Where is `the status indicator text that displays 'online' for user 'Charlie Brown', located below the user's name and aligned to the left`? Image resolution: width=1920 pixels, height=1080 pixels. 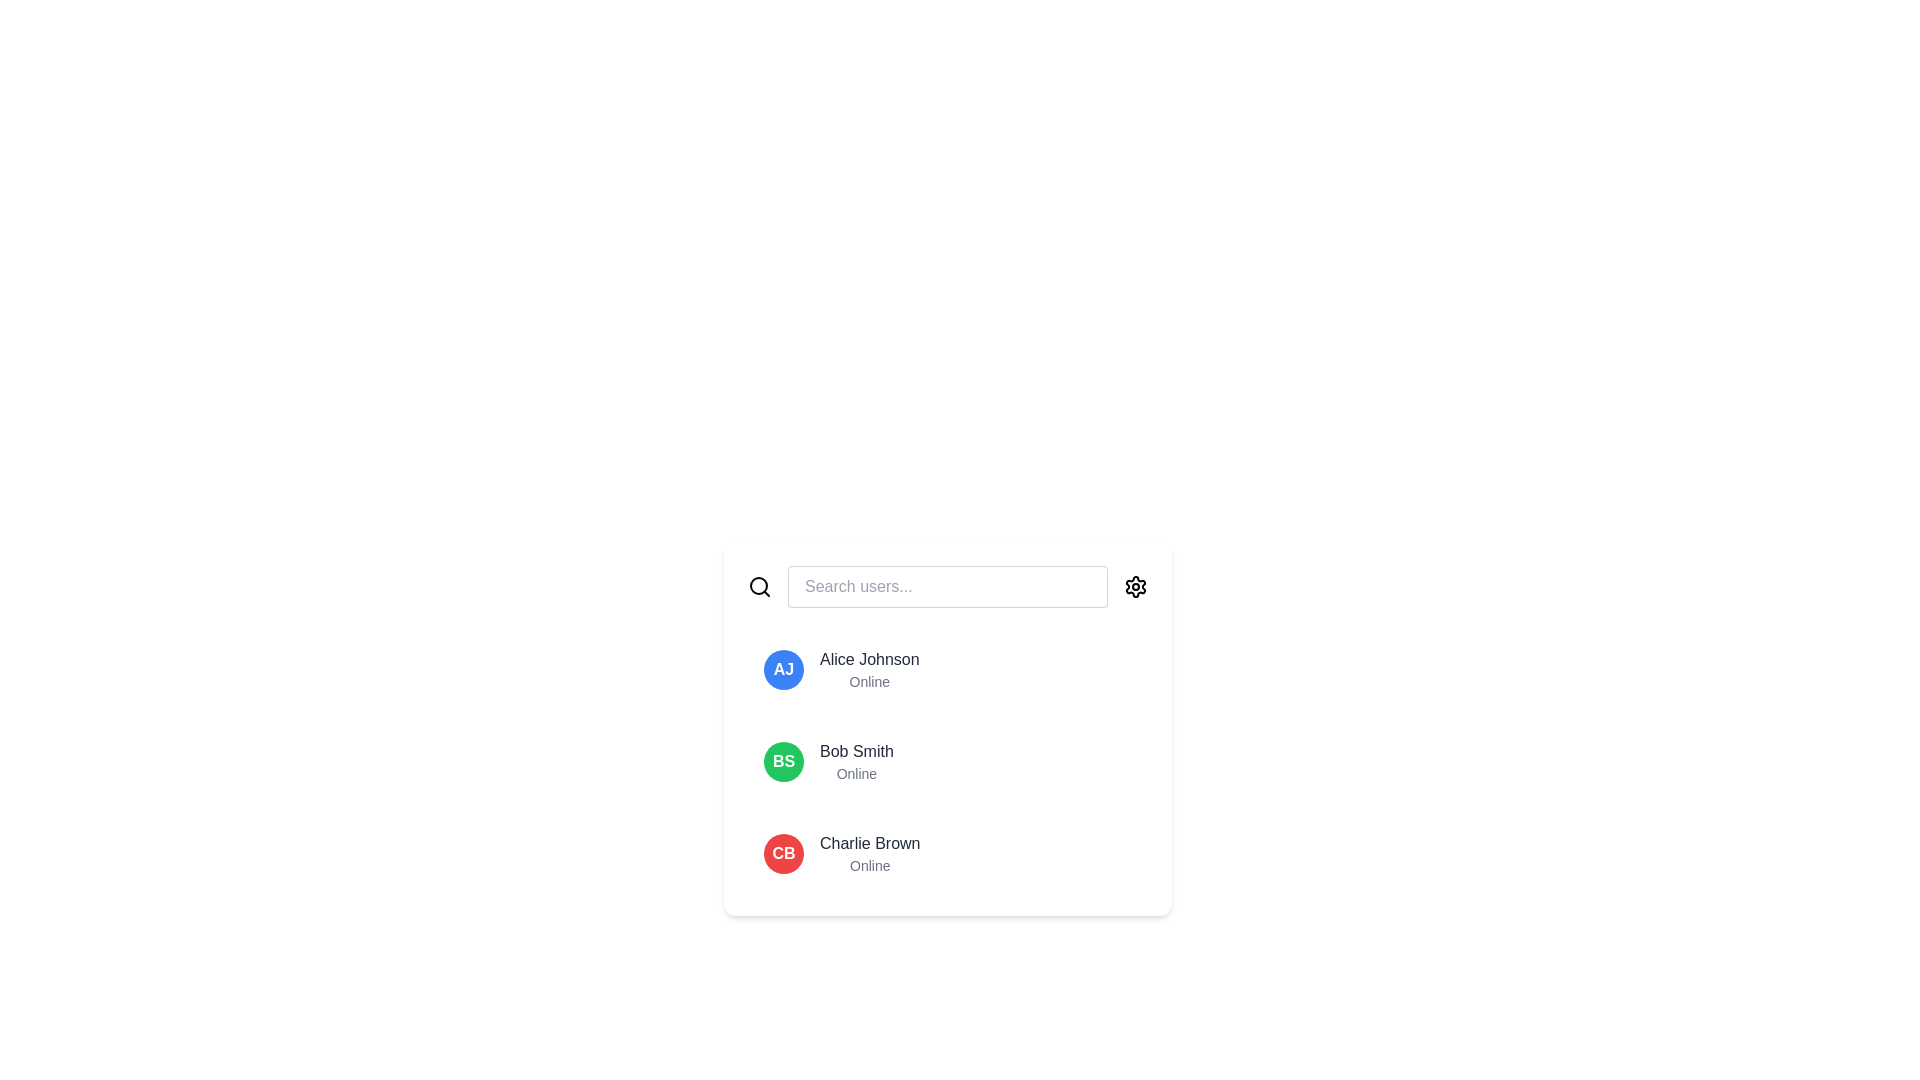 the status indicator text that displays 'online' for user 'Charlie Brown', located below the user's name and aligned to the left is located at coordinates (870, 865).